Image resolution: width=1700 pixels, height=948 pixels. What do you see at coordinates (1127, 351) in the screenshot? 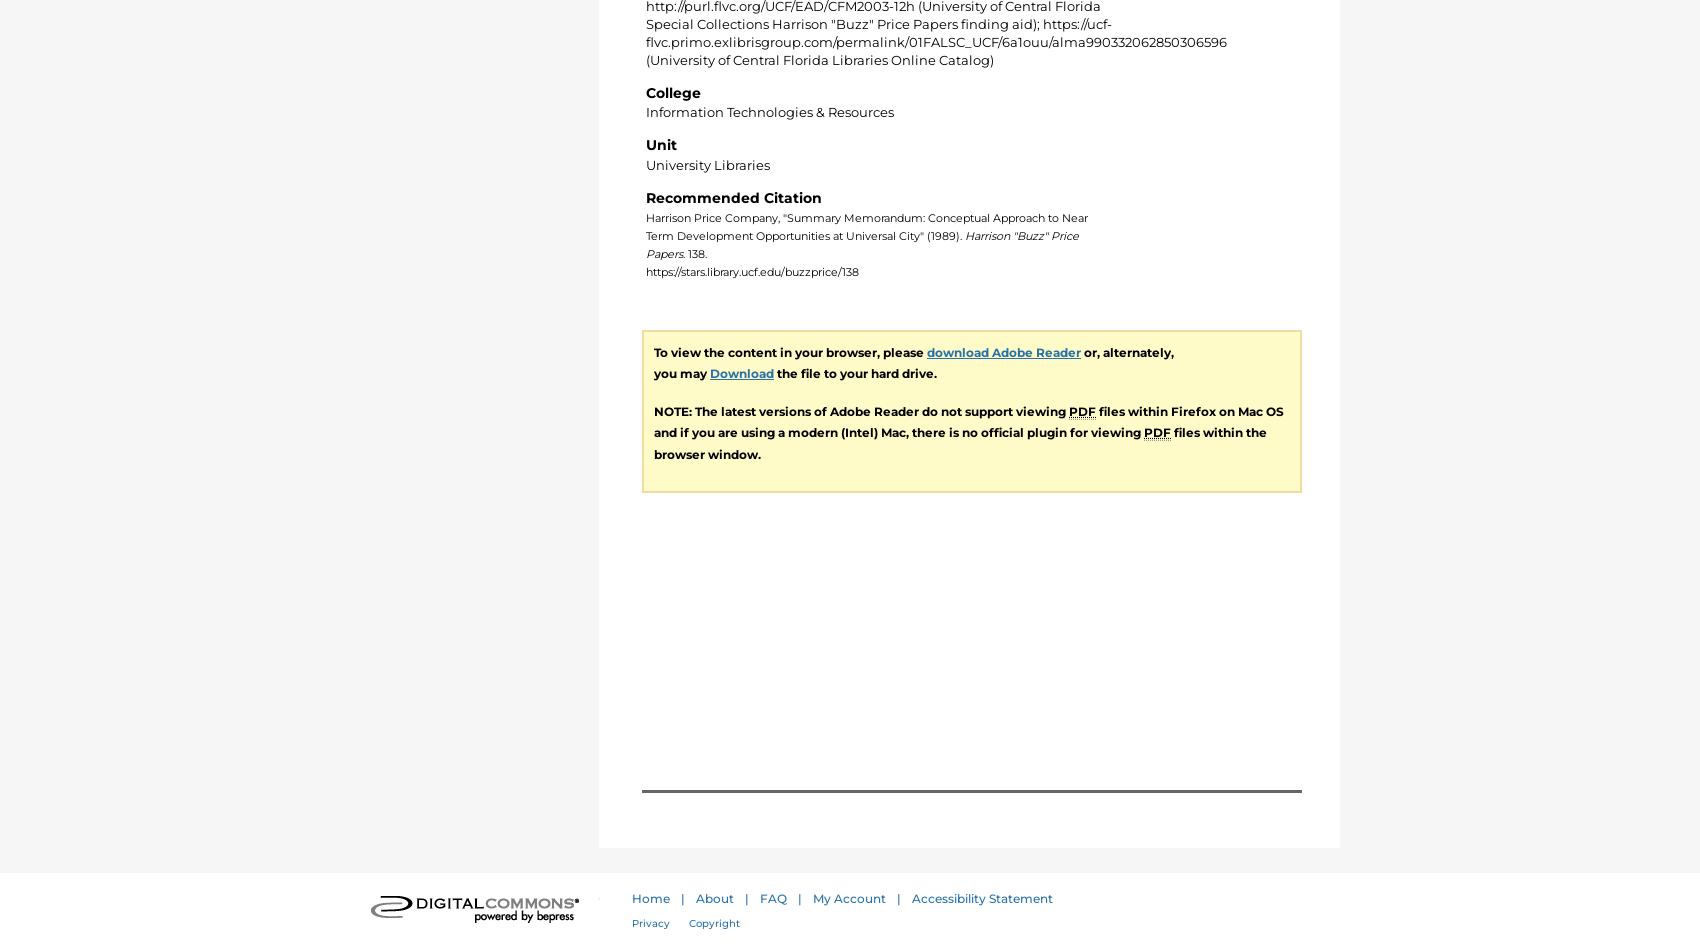
I see `'or, alternately,'` at bounding box center [1127, 351].